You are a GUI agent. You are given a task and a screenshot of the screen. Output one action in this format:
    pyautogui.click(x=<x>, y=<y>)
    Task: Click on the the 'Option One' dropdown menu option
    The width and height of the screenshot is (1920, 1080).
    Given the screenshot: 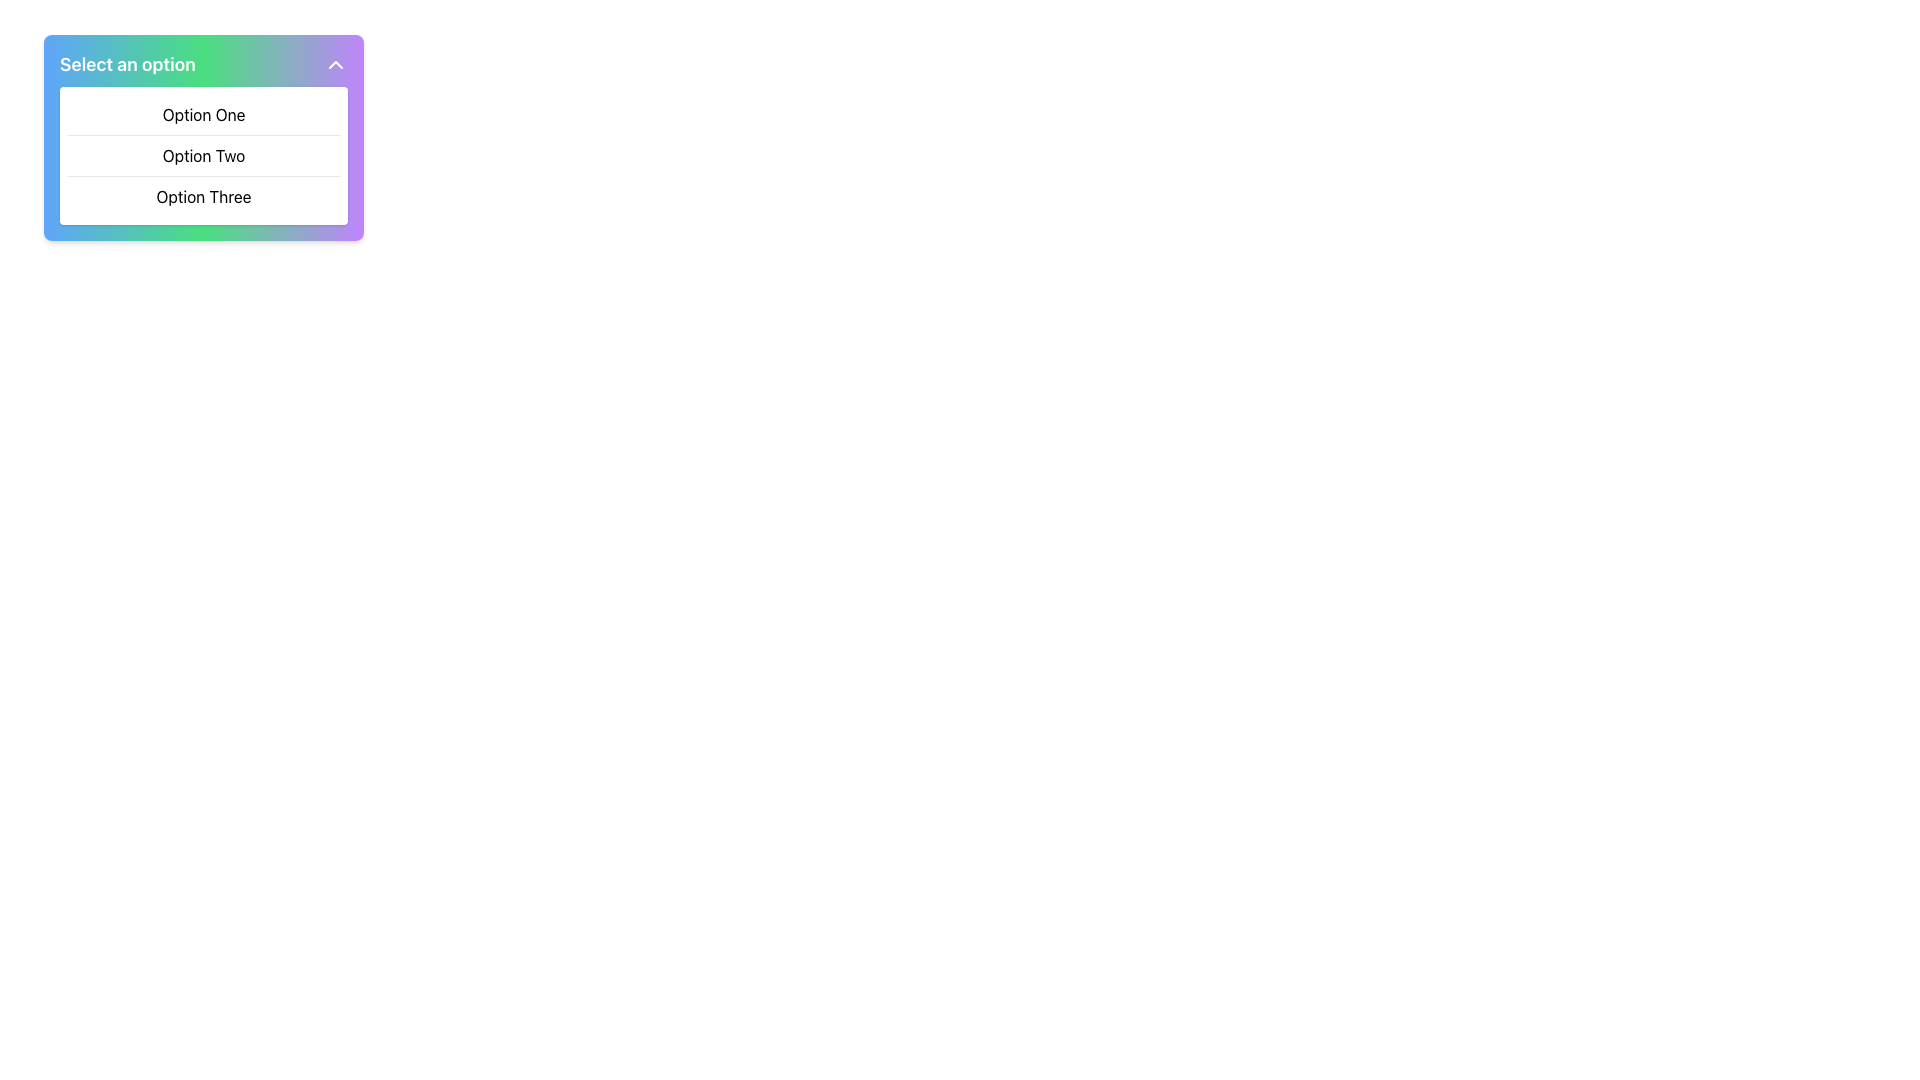 What is the action you would take?
    pyautogui.click(x=203, y=115)
    